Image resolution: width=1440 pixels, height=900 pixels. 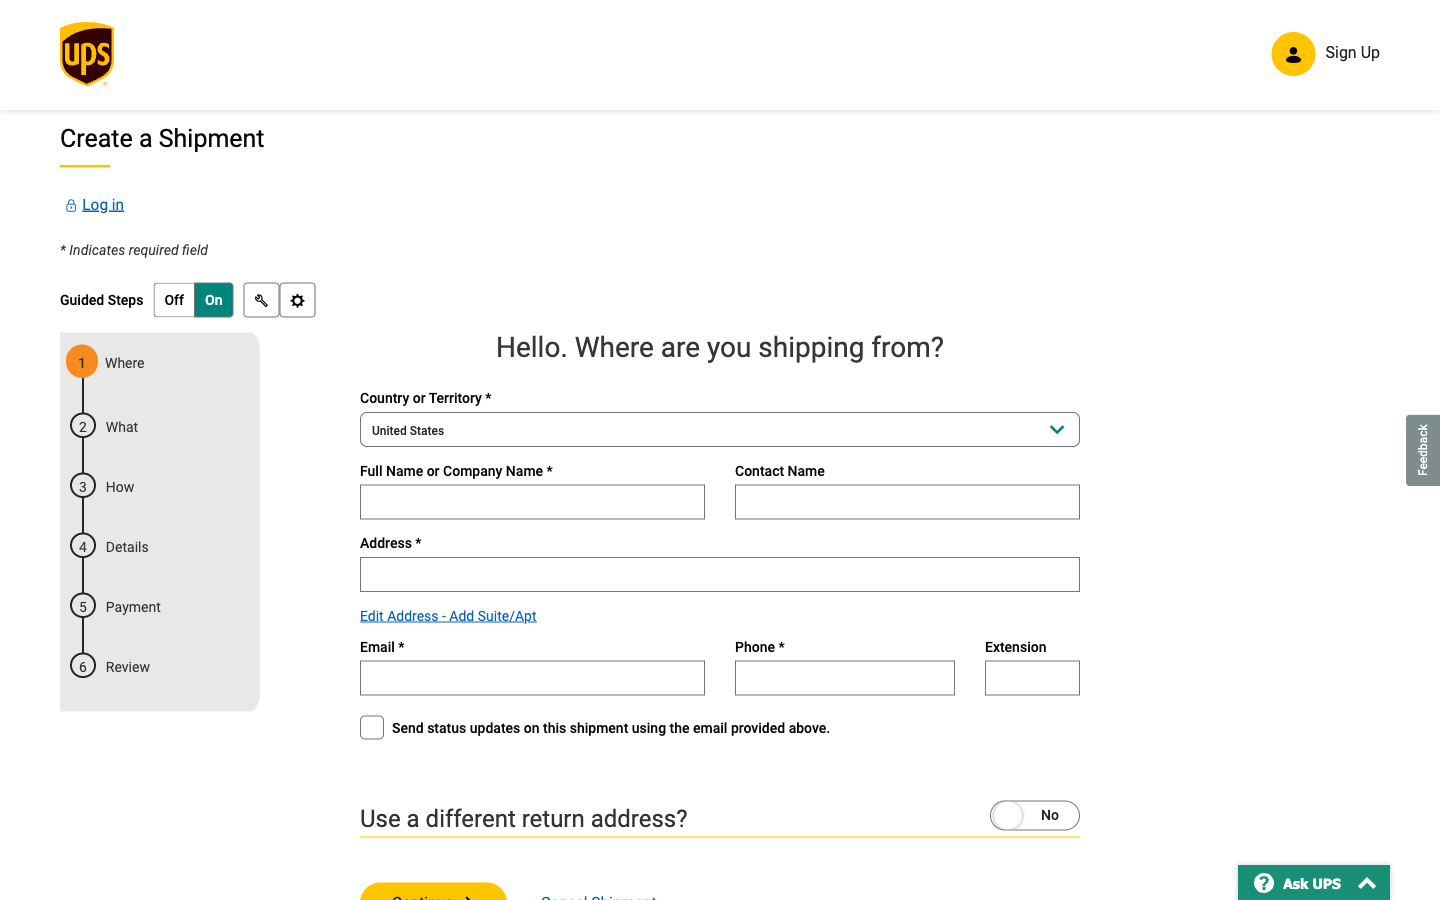 I want to click on Verify the shipment configurations settings, so click(x=295, y=301).